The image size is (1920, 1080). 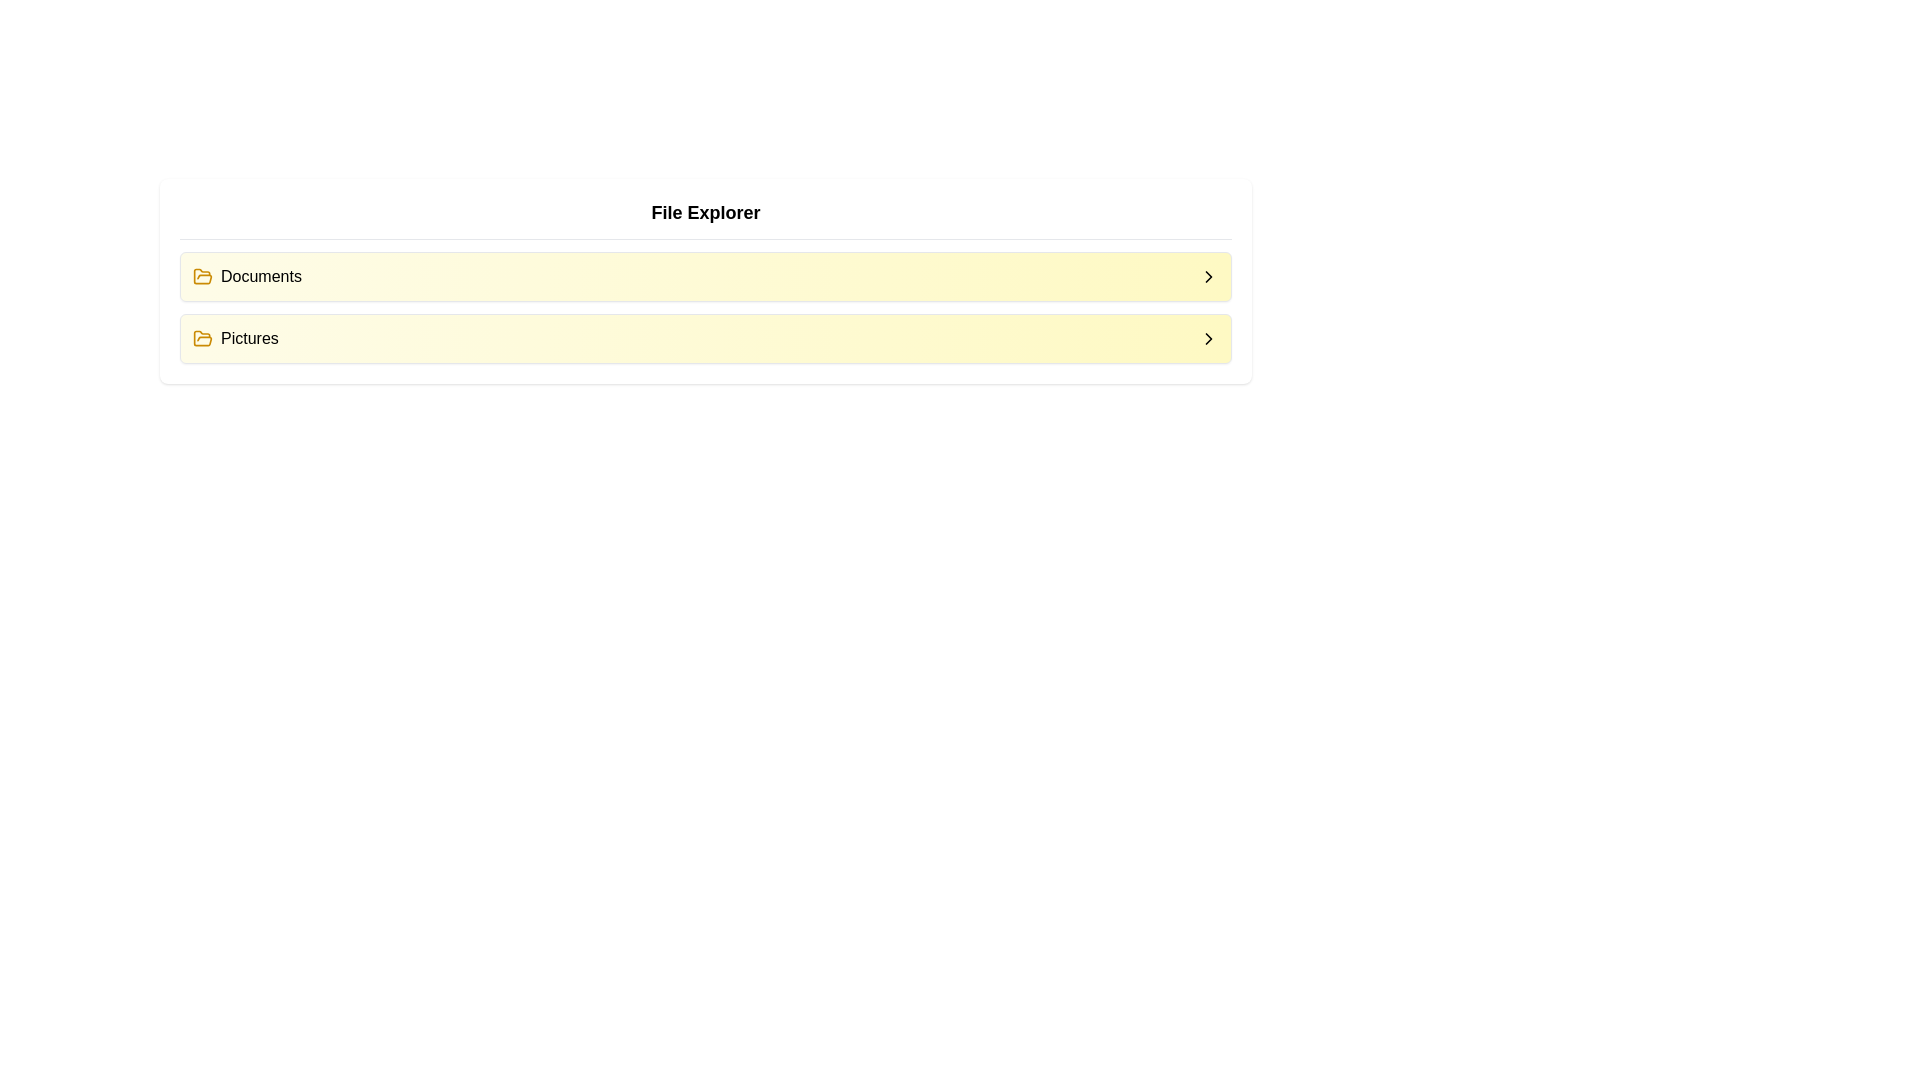 I want to click on the 'File Explorer' heading text label, which is styled with a bold and larger font size, centrally positioned at the top of the section, so click(x=705, y=212).